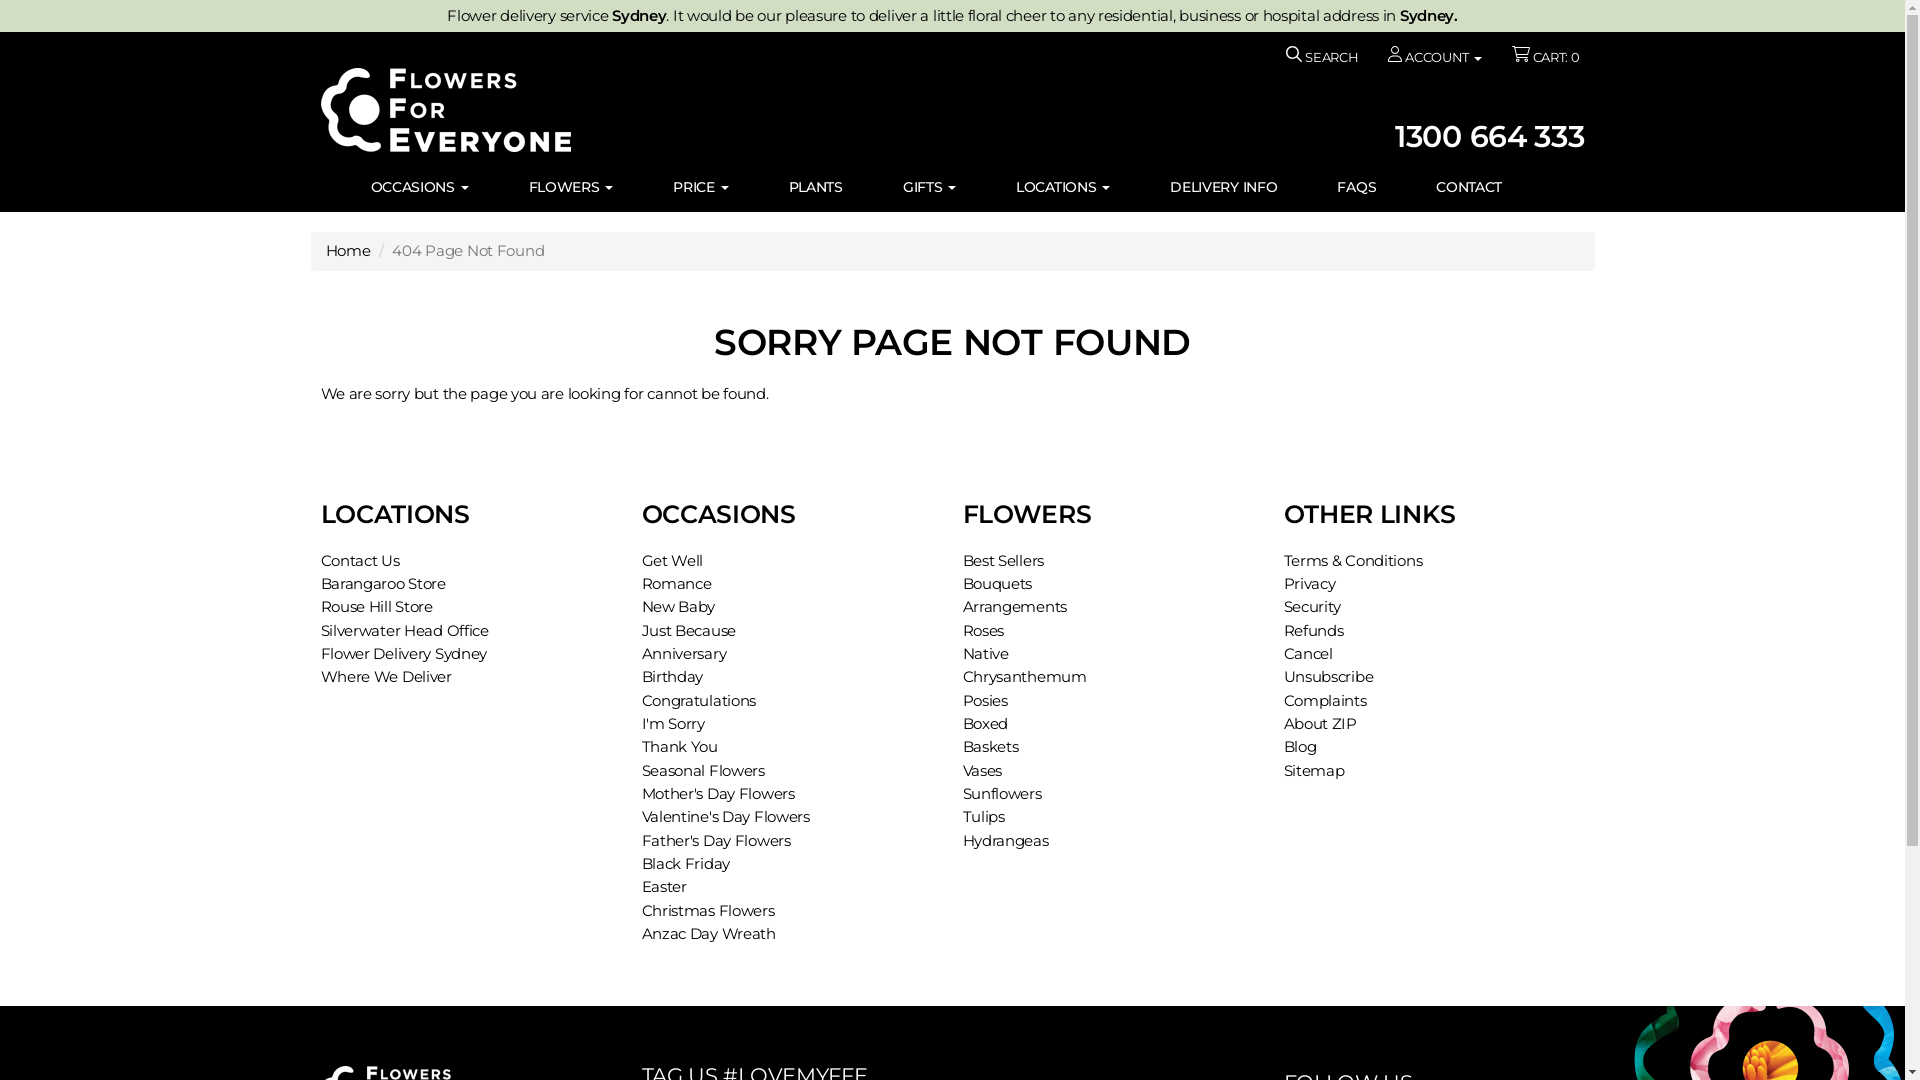 This screenshot has height=1080, width=1920. I want to click on 'Just Because', so click(689, 631).